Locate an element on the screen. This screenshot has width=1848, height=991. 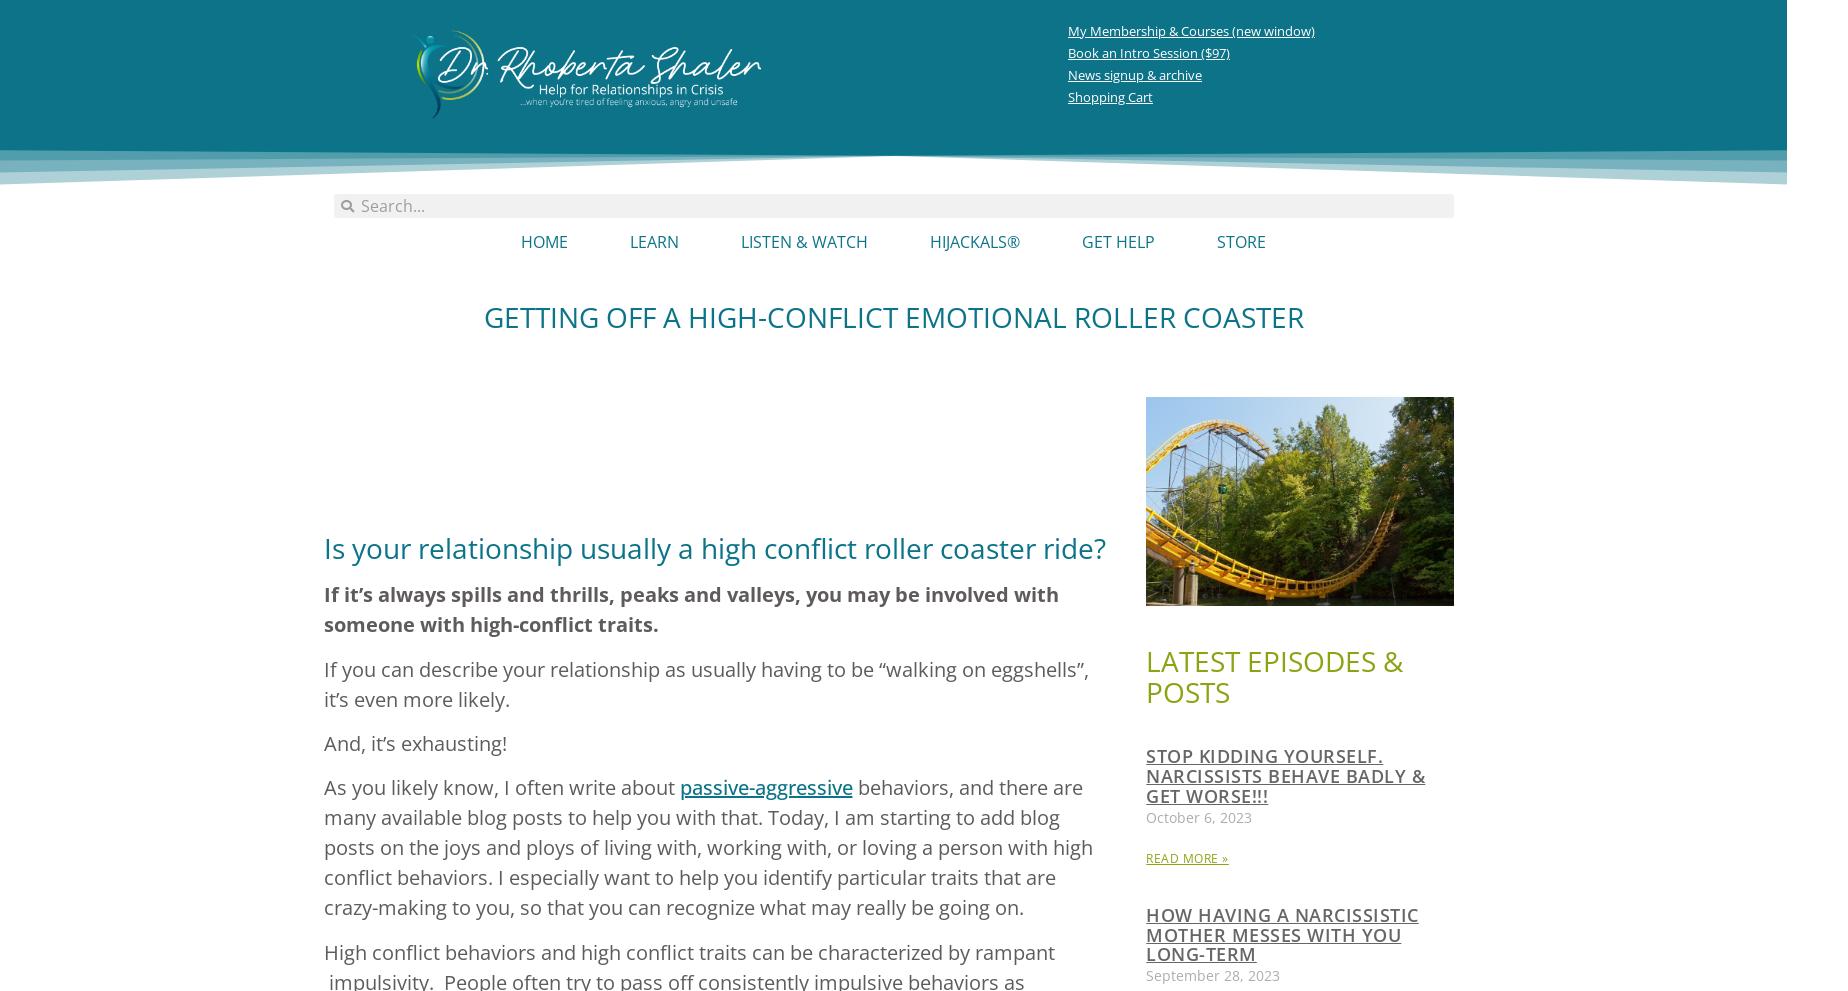
'Read More »' is located at coordinates (1145, 857).